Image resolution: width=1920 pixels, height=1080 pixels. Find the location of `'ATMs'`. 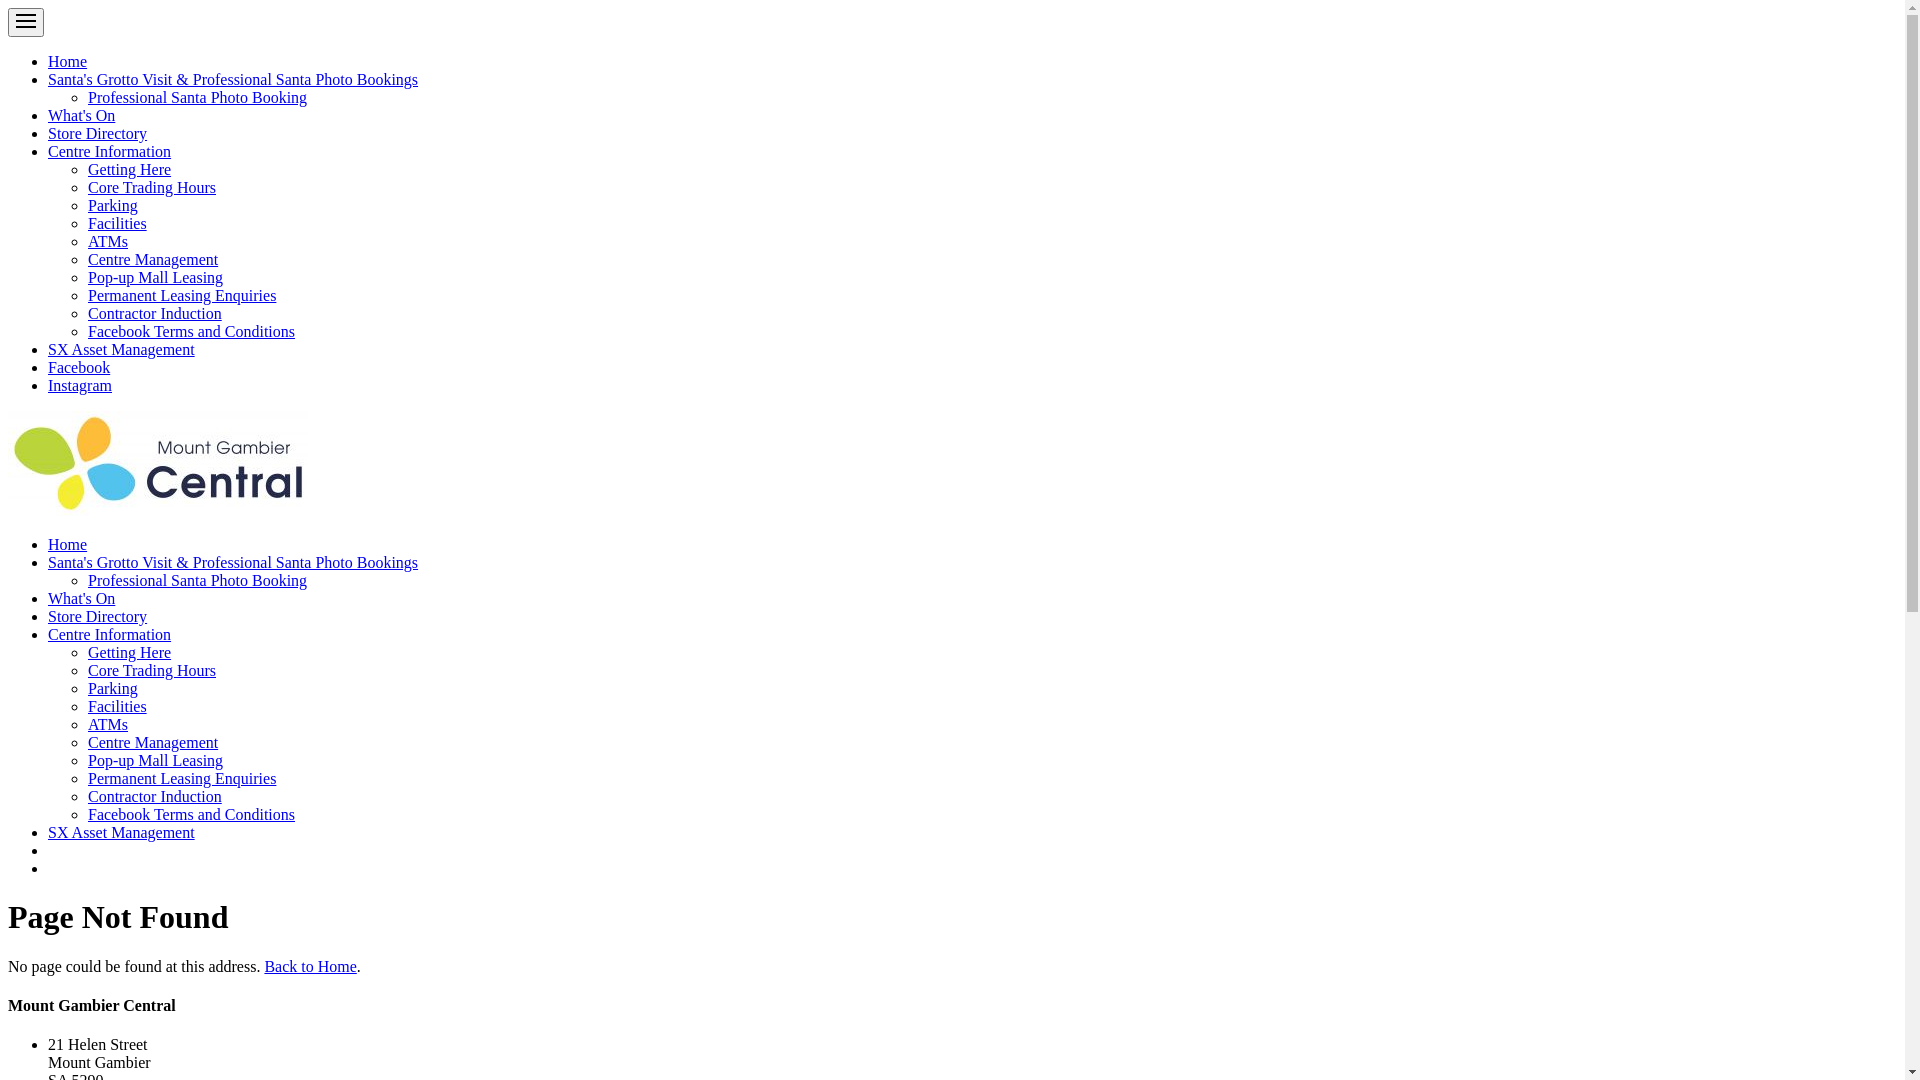

'ATMs' is located at coordinates (86, 240).